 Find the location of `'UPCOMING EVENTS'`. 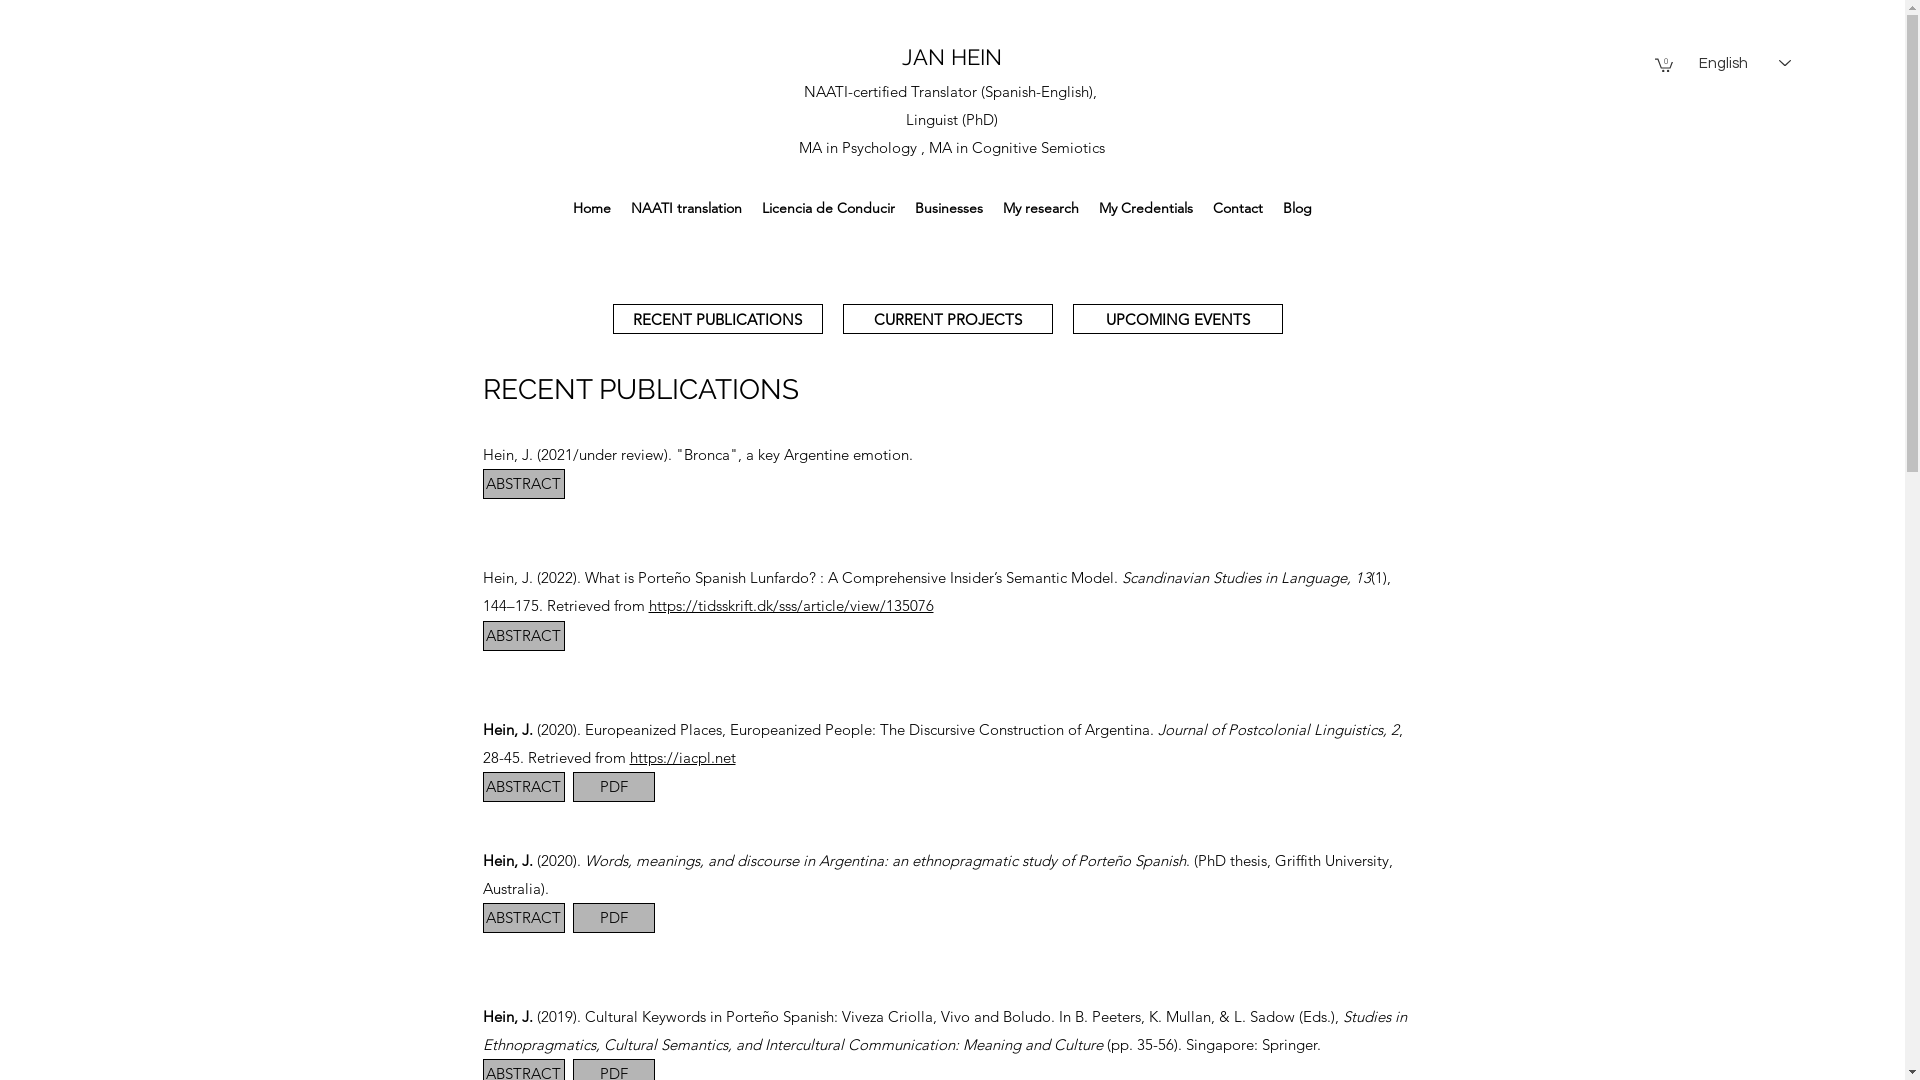

'UPCOMING EVENTS' is located at coordinates (1176, 318).